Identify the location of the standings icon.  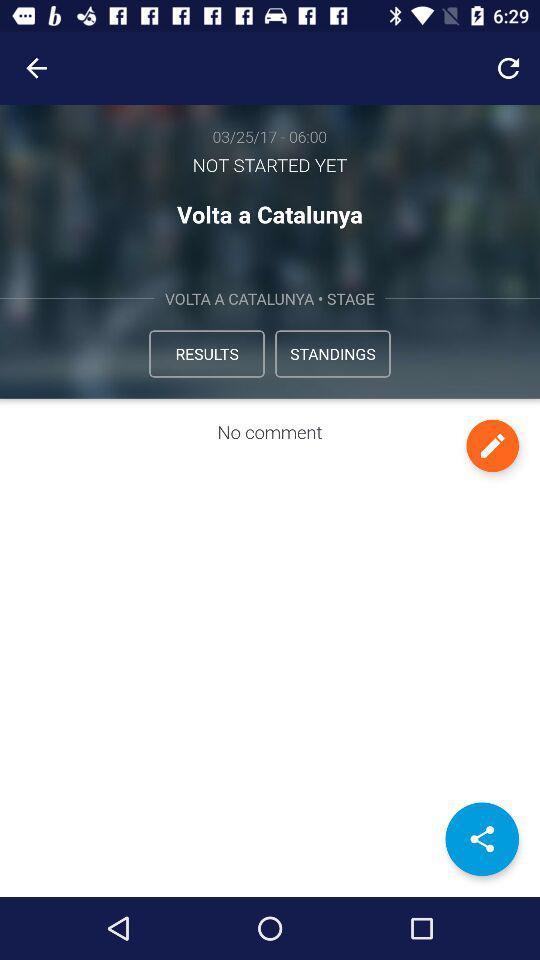
(333, 353).